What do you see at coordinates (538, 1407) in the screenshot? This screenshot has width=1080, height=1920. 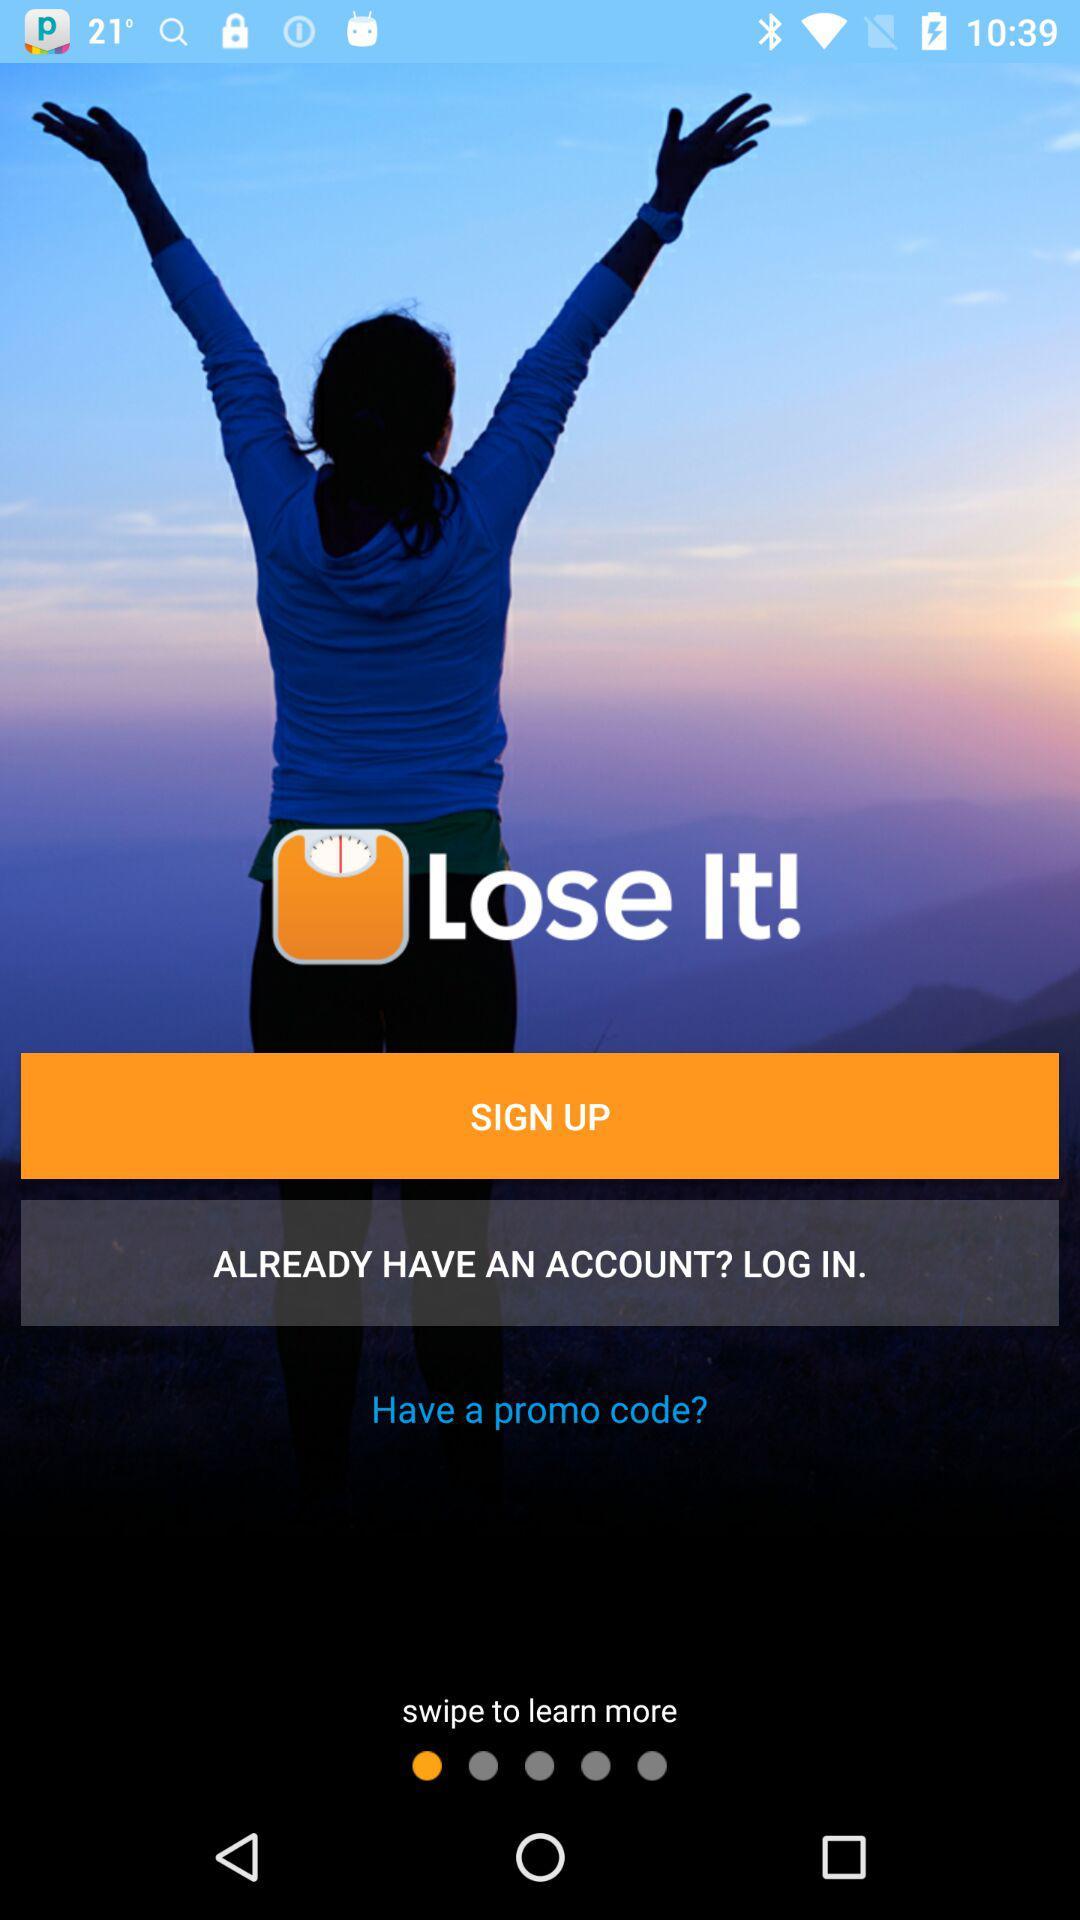 I see `the icon above swipe to learn item` at bounding box center [538, 1407].